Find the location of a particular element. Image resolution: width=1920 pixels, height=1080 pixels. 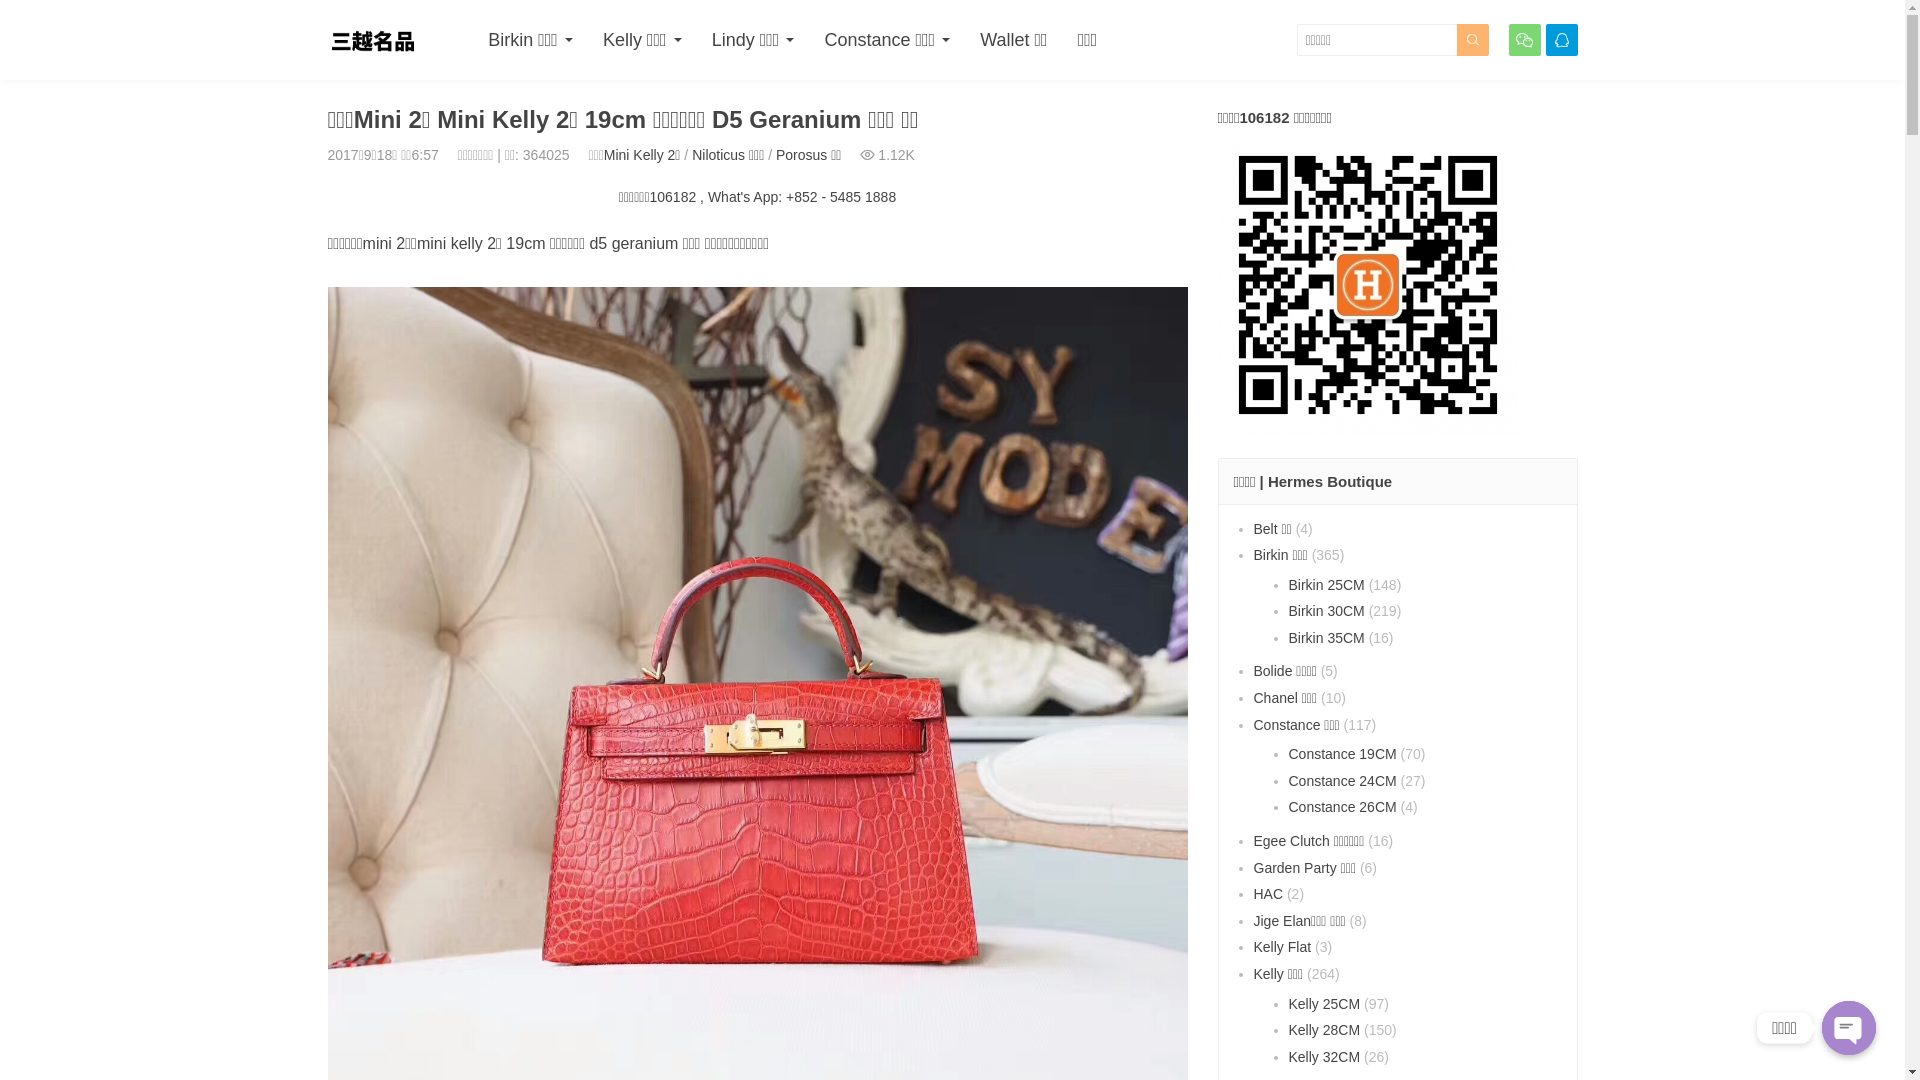

'Kelly 28CM' is located at coordinates (1324, 1029).